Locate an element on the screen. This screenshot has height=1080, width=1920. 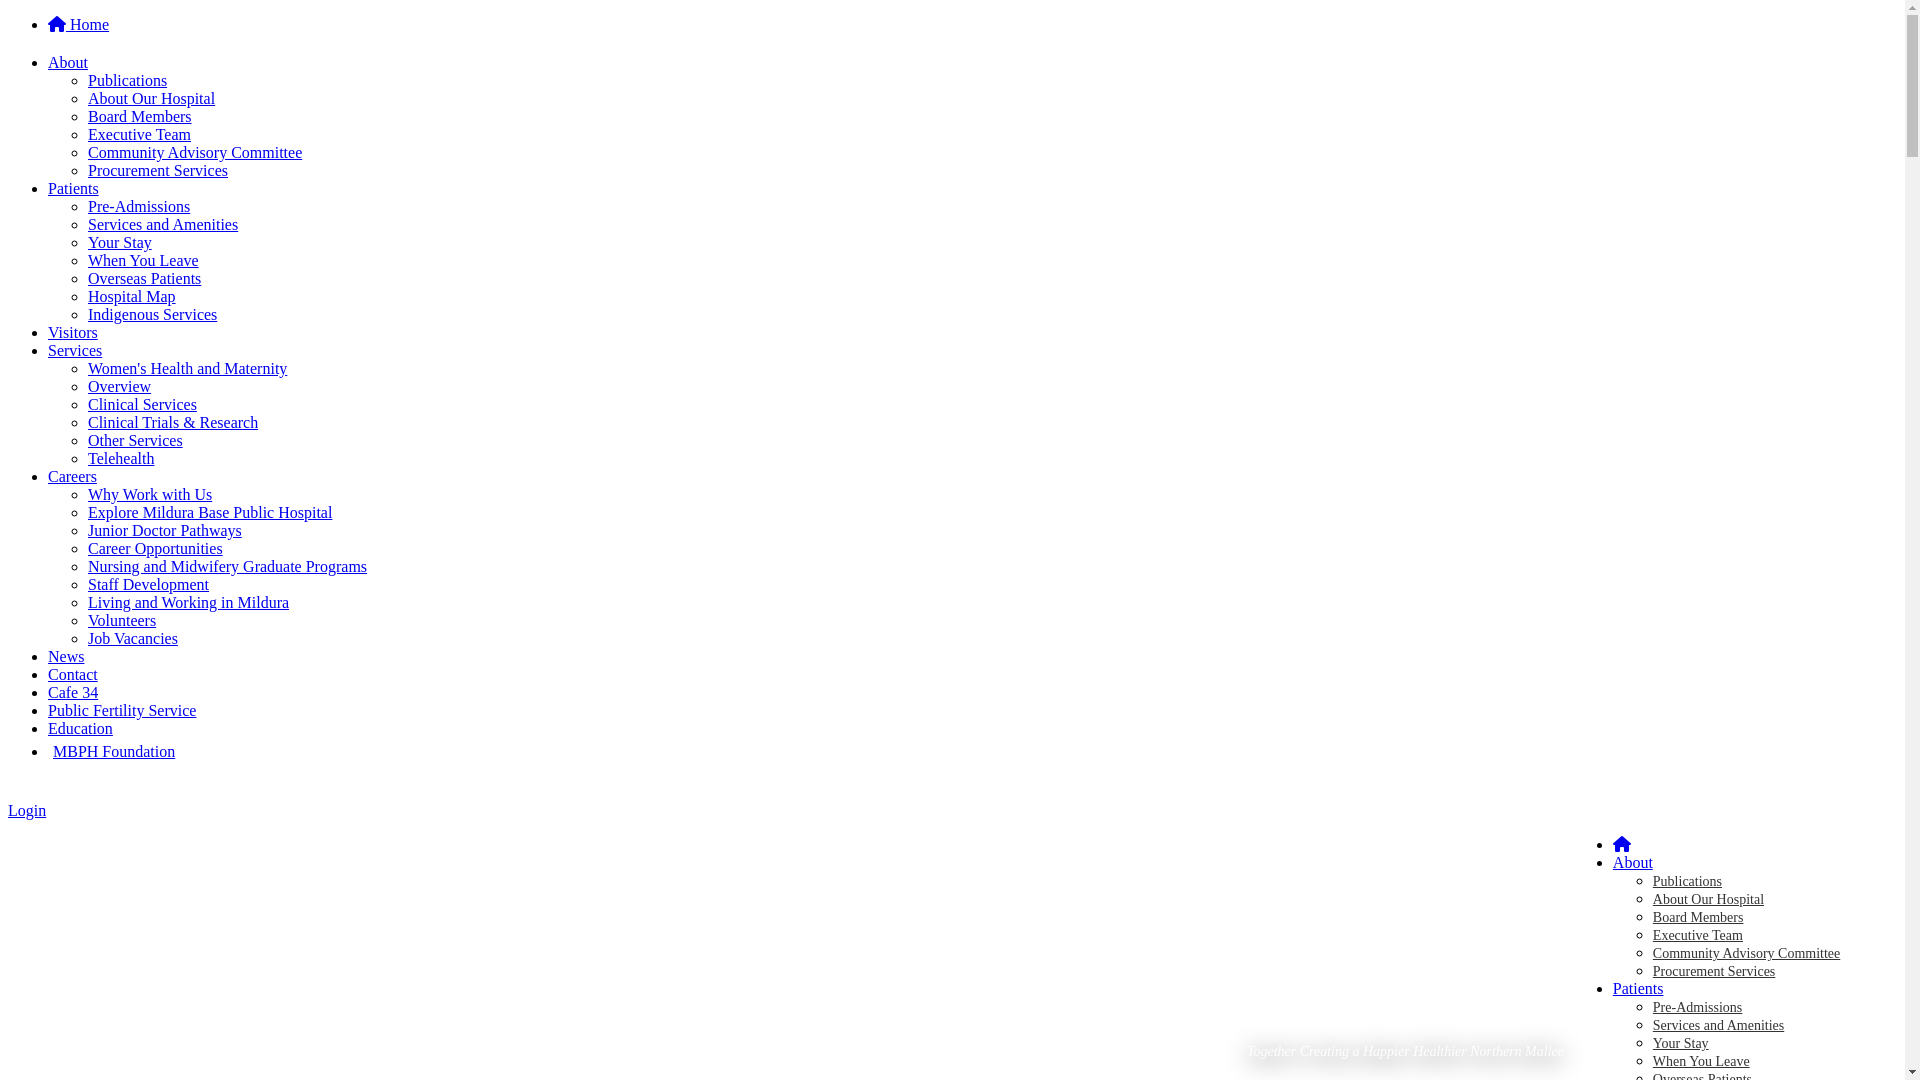
'Your Stay' is located at coordinates (86, 241).